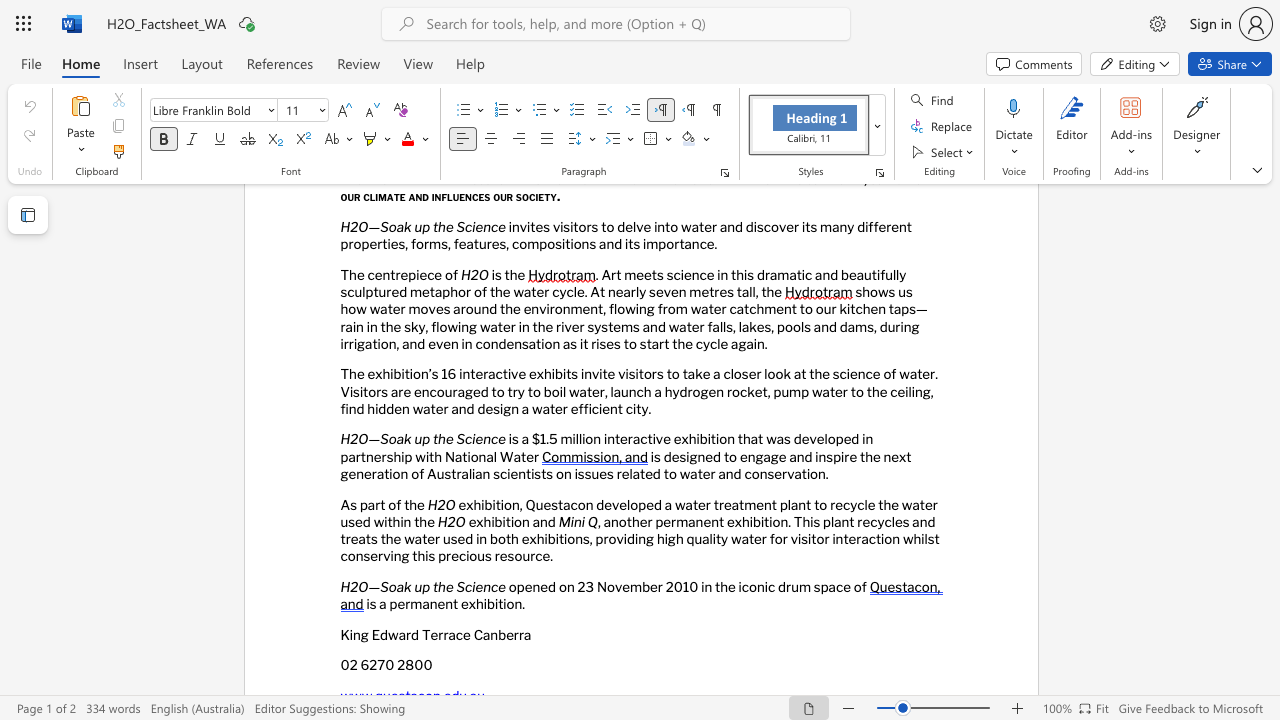 The width and height of the screenshot is (1280, 720). Describe the element at coordinates (742, 438) in the screenshot. I see `the subset text "hat was developed in partnership with National Wate" within the text "is a $1.5 million interactive exhibition that was developed in partnership with National Water"` at that location.